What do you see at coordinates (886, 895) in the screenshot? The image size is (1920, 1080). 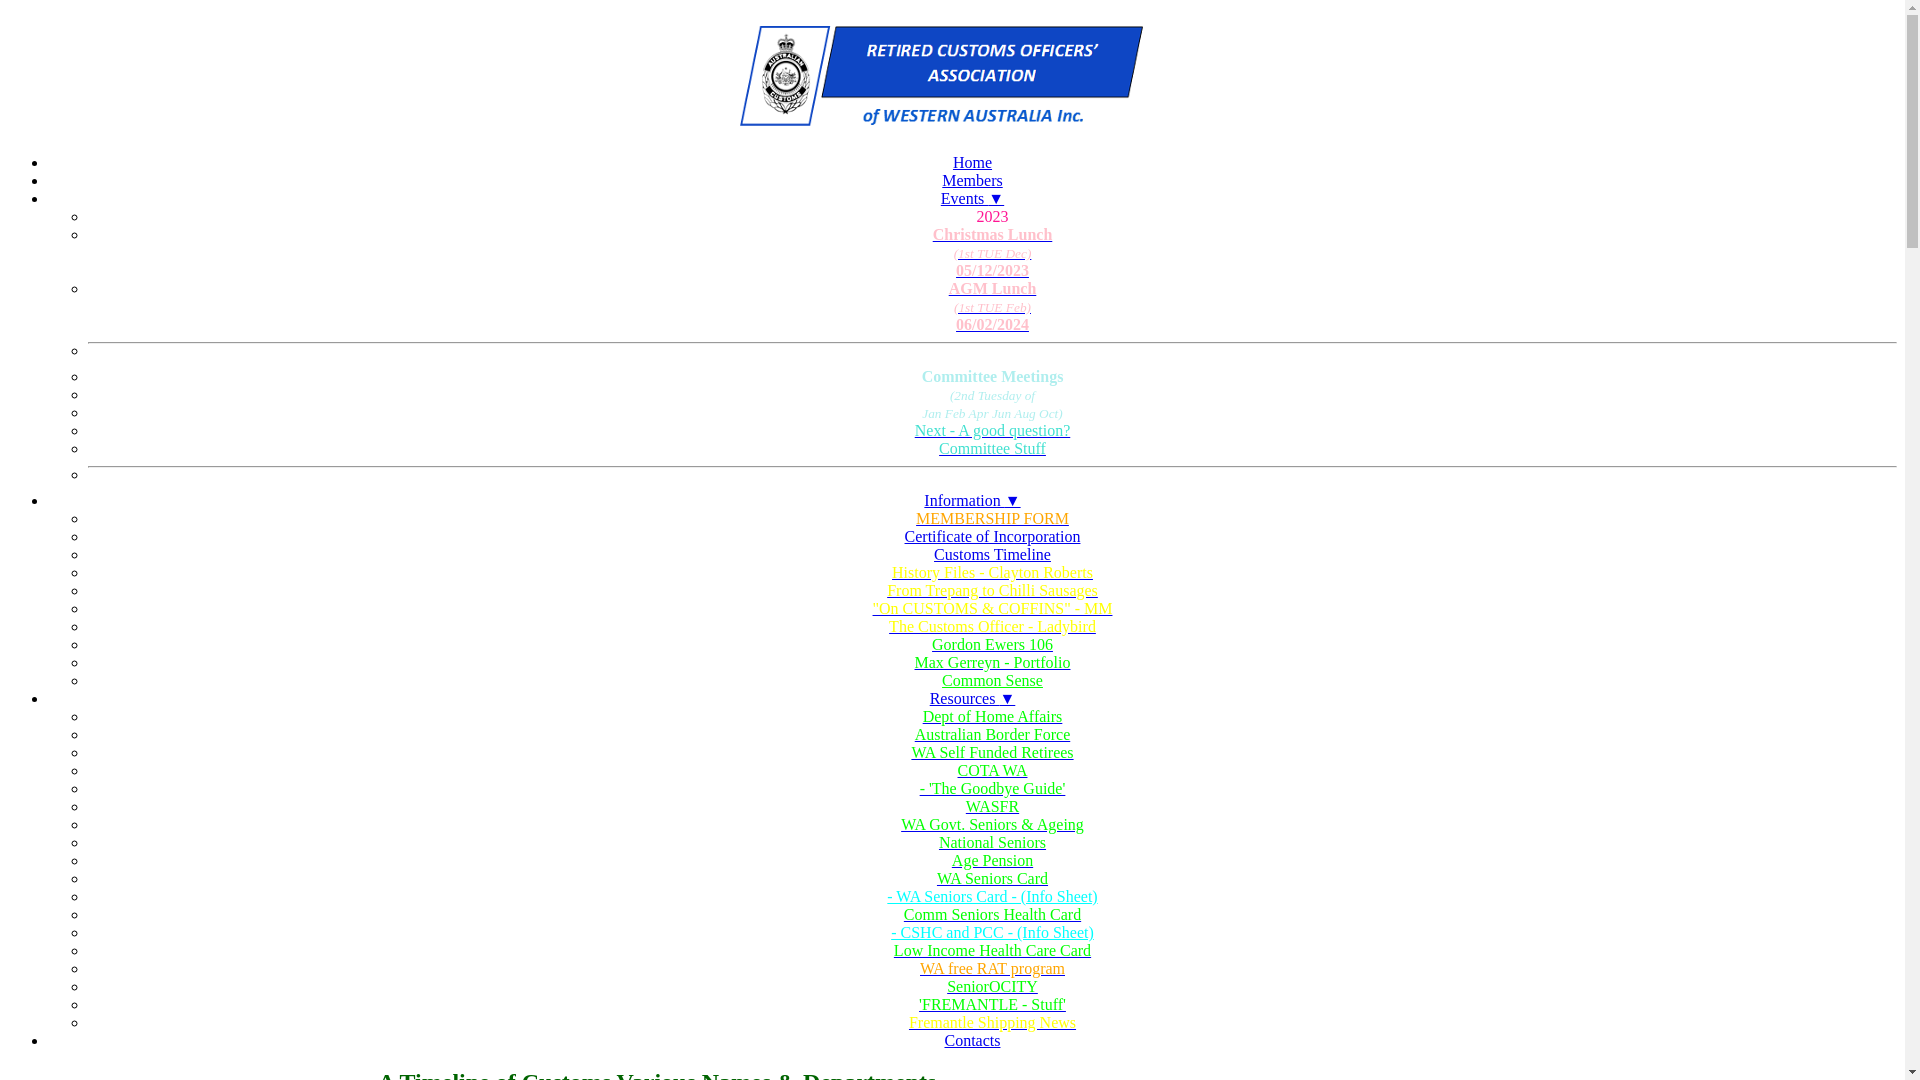 I see `'- WA Seniors Card - (Info Sheet)'` at bounding box center [886, 895].